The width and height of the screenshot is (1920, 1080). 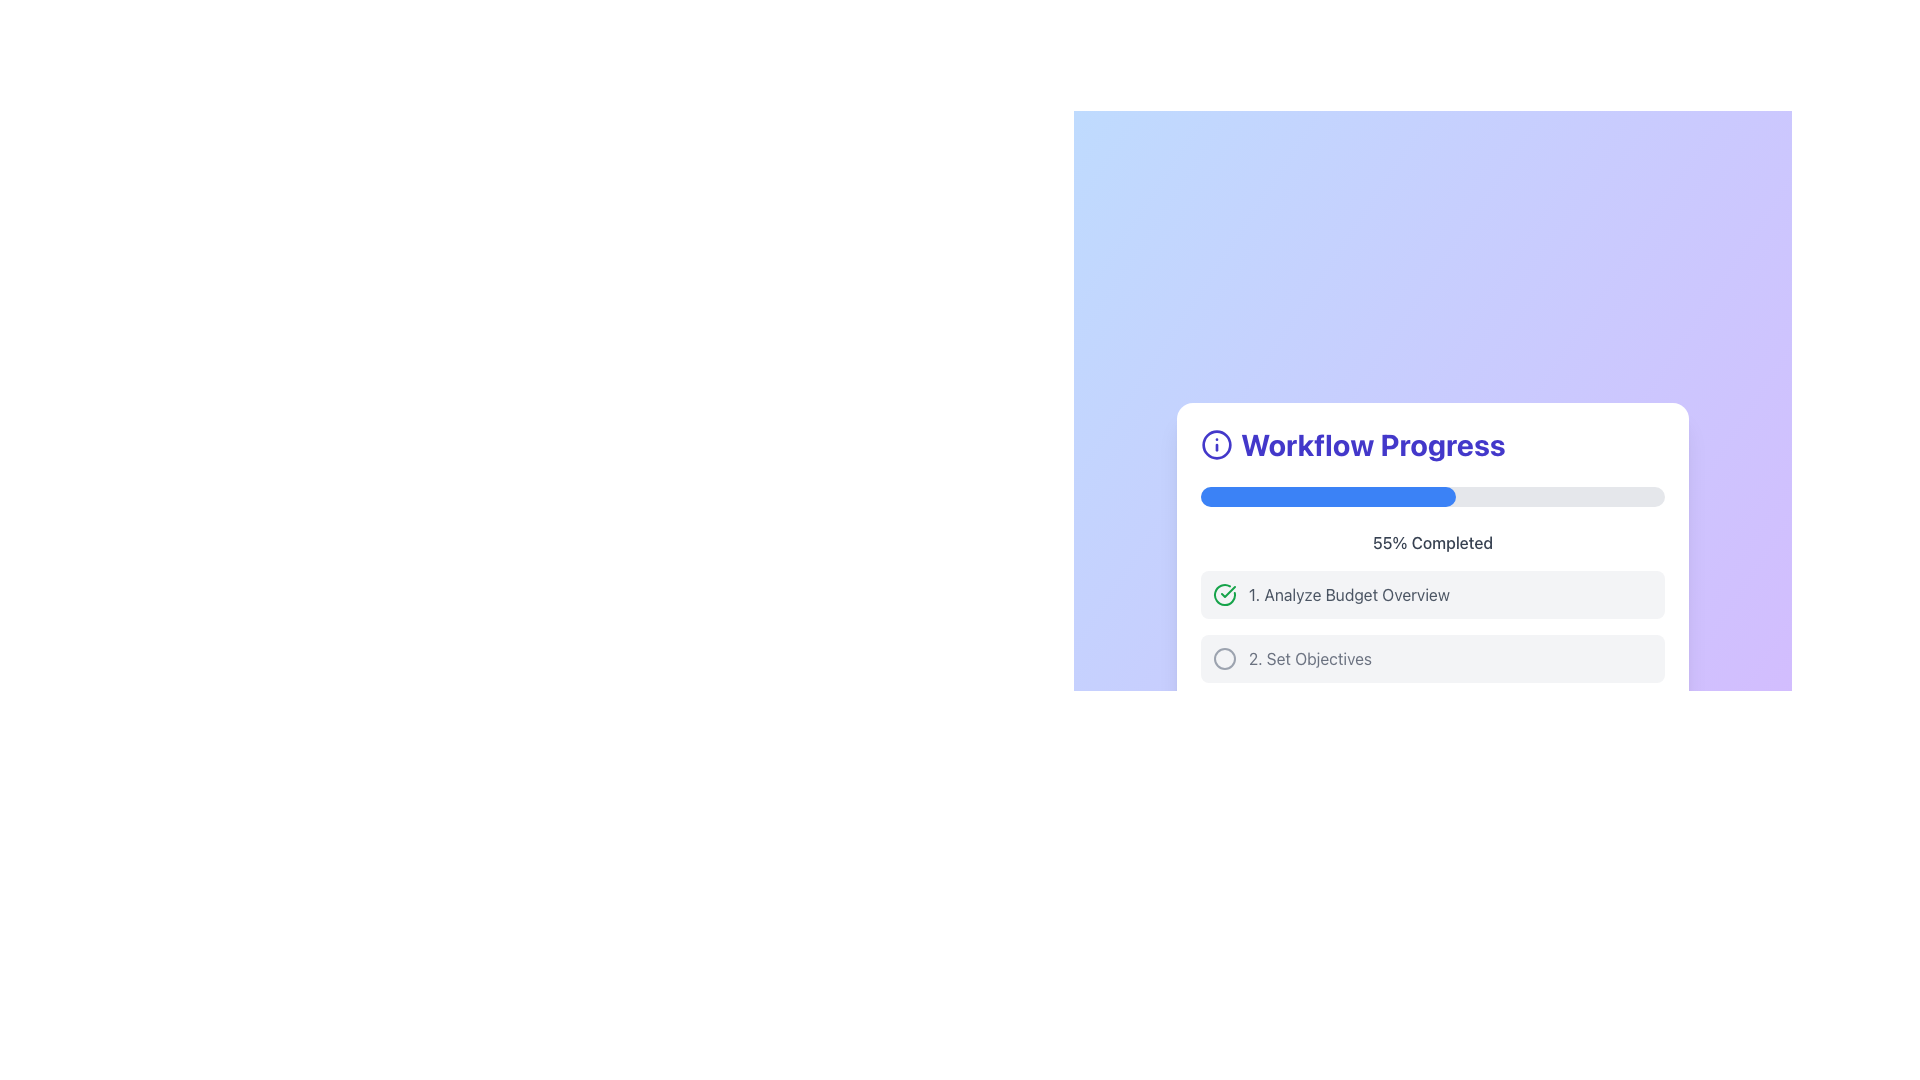 I want to click on text of the list item element stating '2. Set Objectives', which is displayed within a gray rounded rectangle in the progress tracking component, so click(x=1432, y=651).